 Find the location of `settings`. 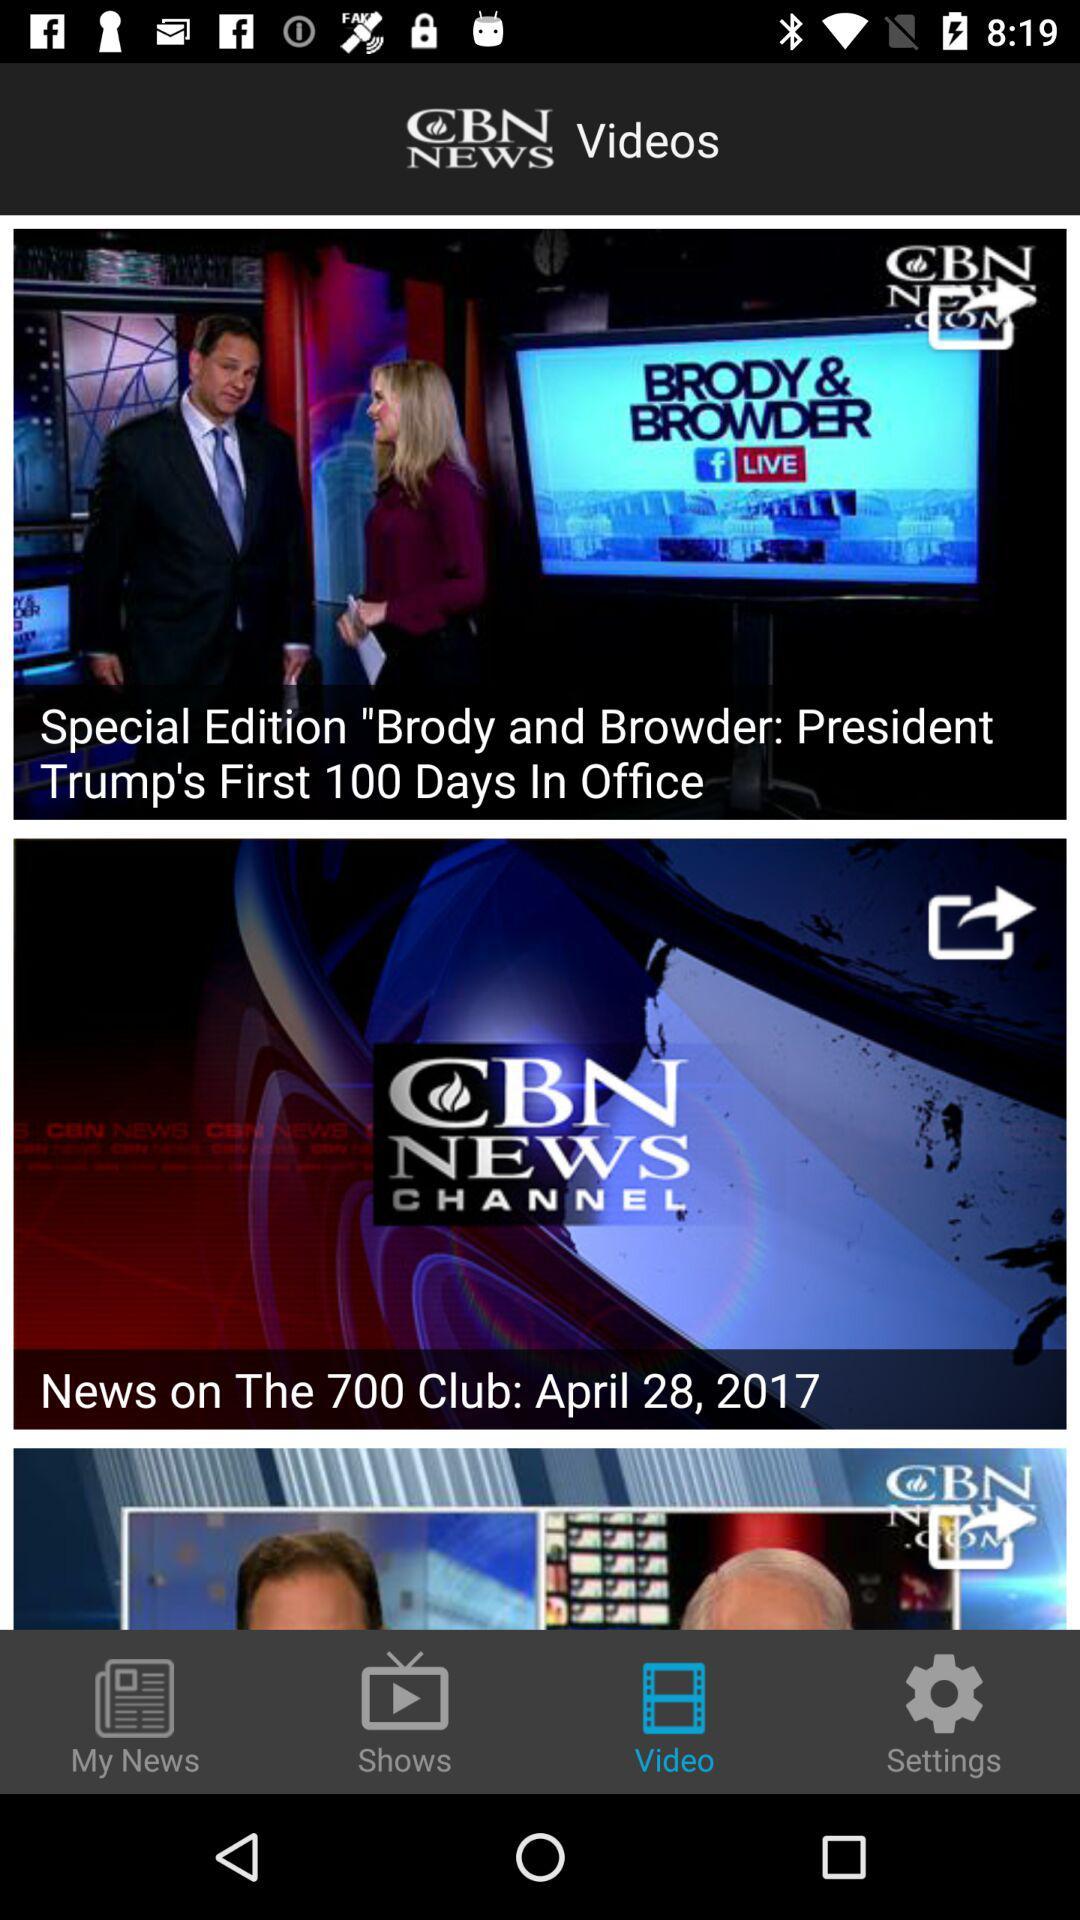

settings is located at coordinates (944, 1712).